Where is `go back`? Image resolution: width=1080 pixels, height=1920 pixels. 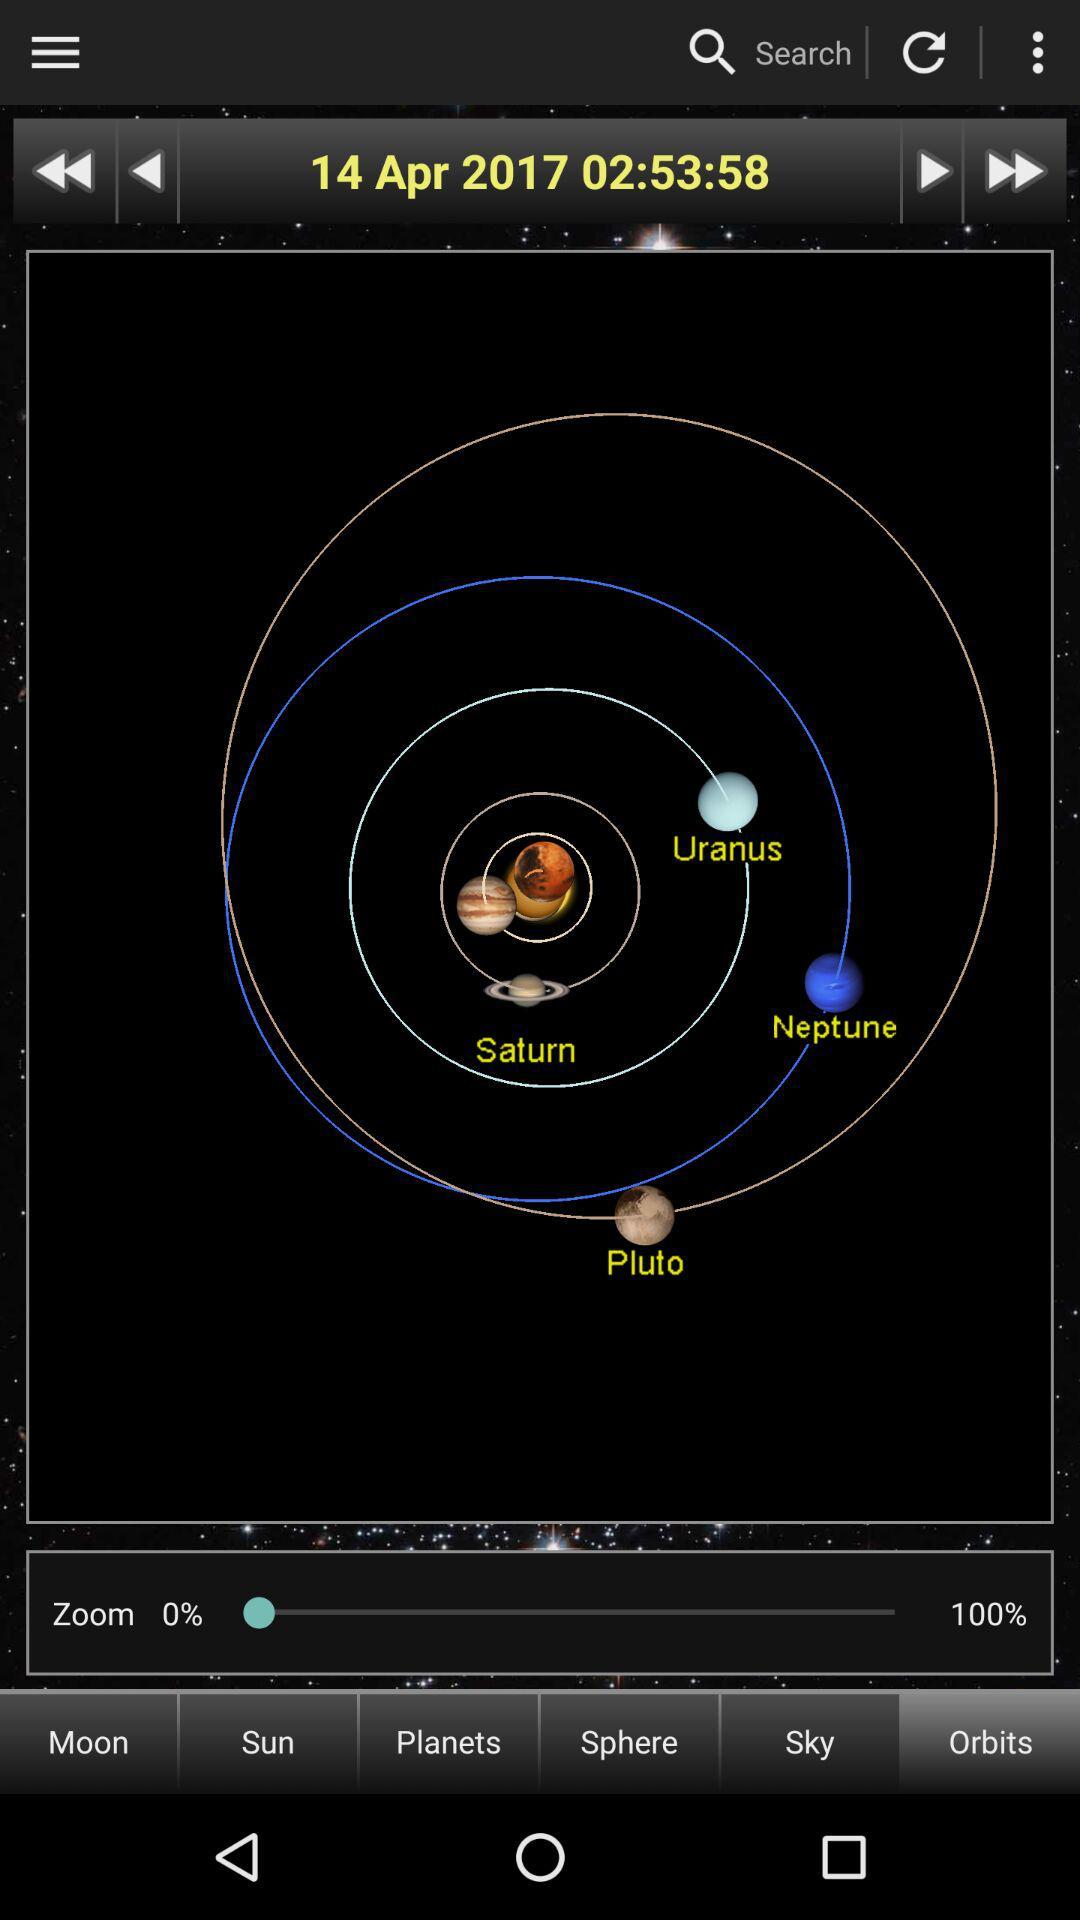
go back is located at coordinates (146, 171).